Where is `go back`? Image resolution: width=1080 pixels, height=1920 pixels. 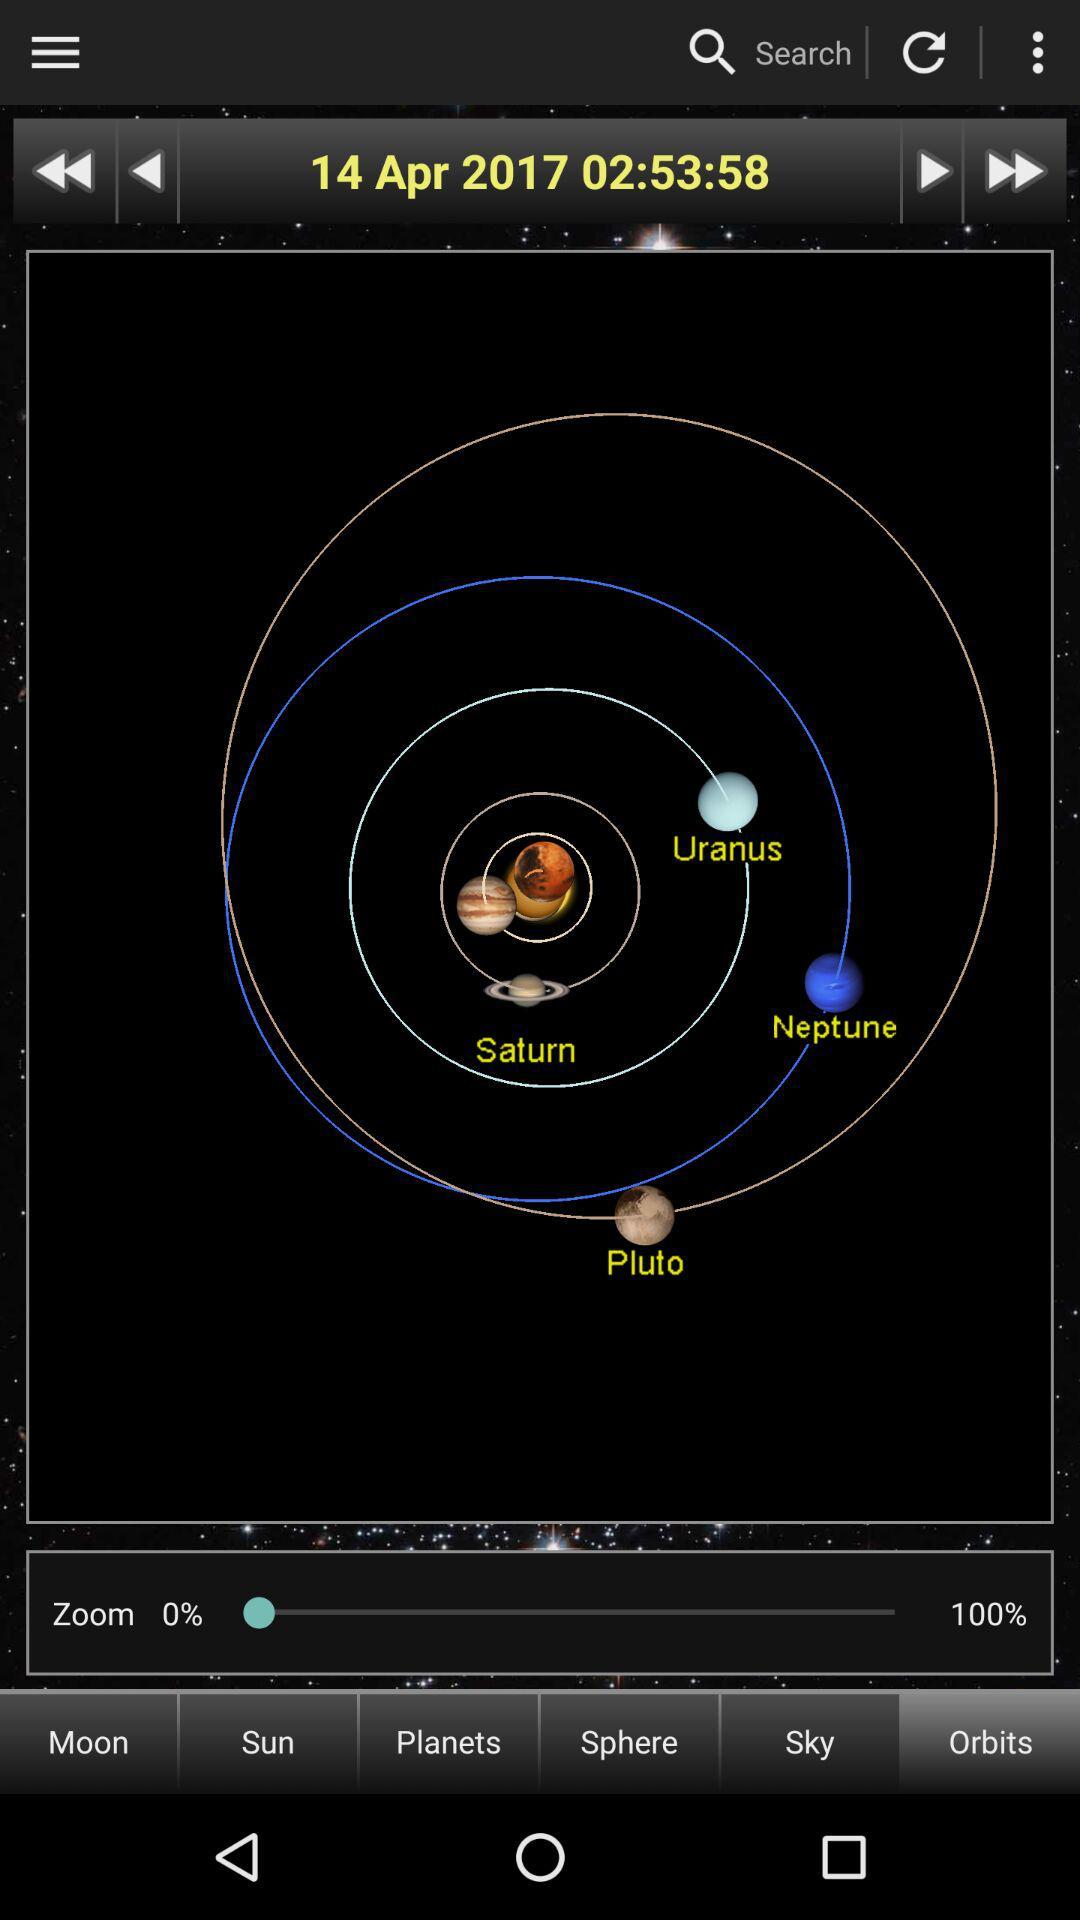
go back is located at coordinates (146, 171).